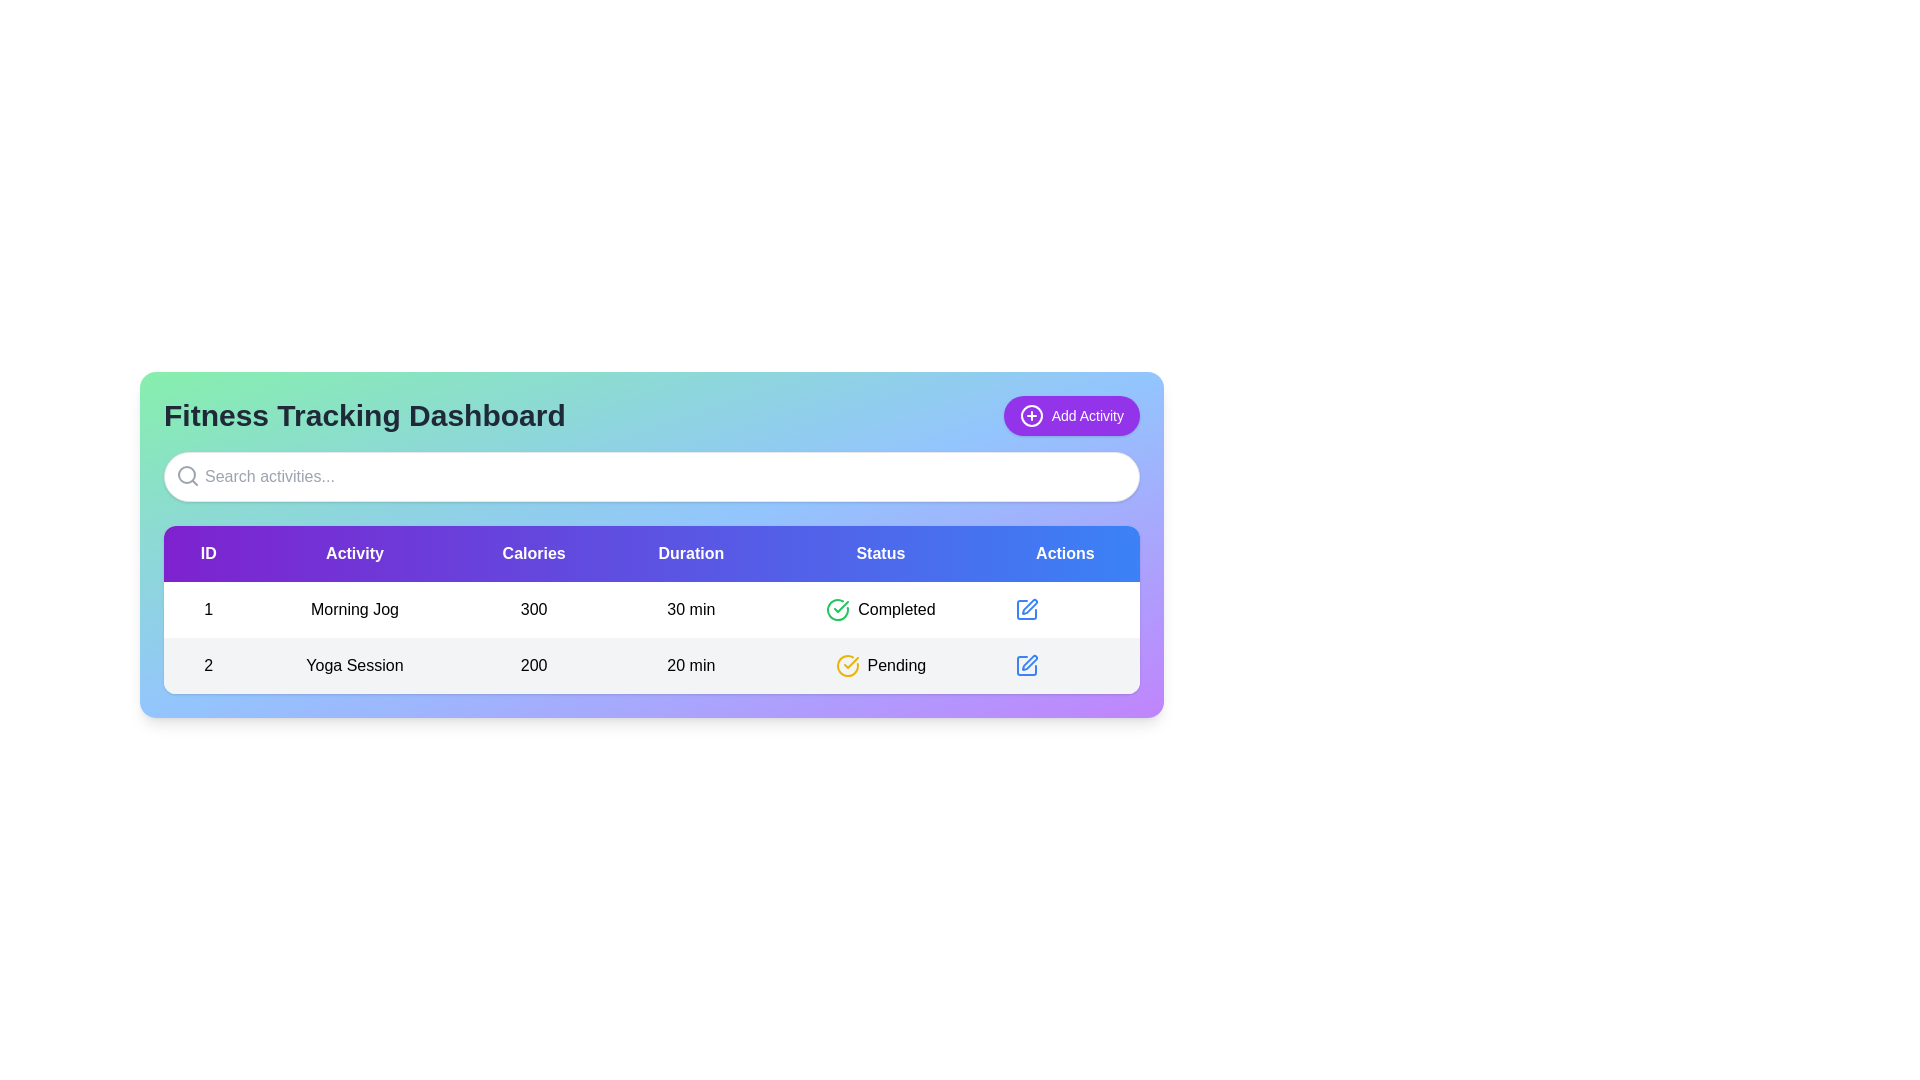  What do you see at coordinates (1026, 608) in the screenshot?
I see `the second button under the 'Actions' column of the first row in the 'Fitness Tracking Dashboard' to initiate the edit operation for the 'Morning Jog' activity` at bounding box center [1026, 608].